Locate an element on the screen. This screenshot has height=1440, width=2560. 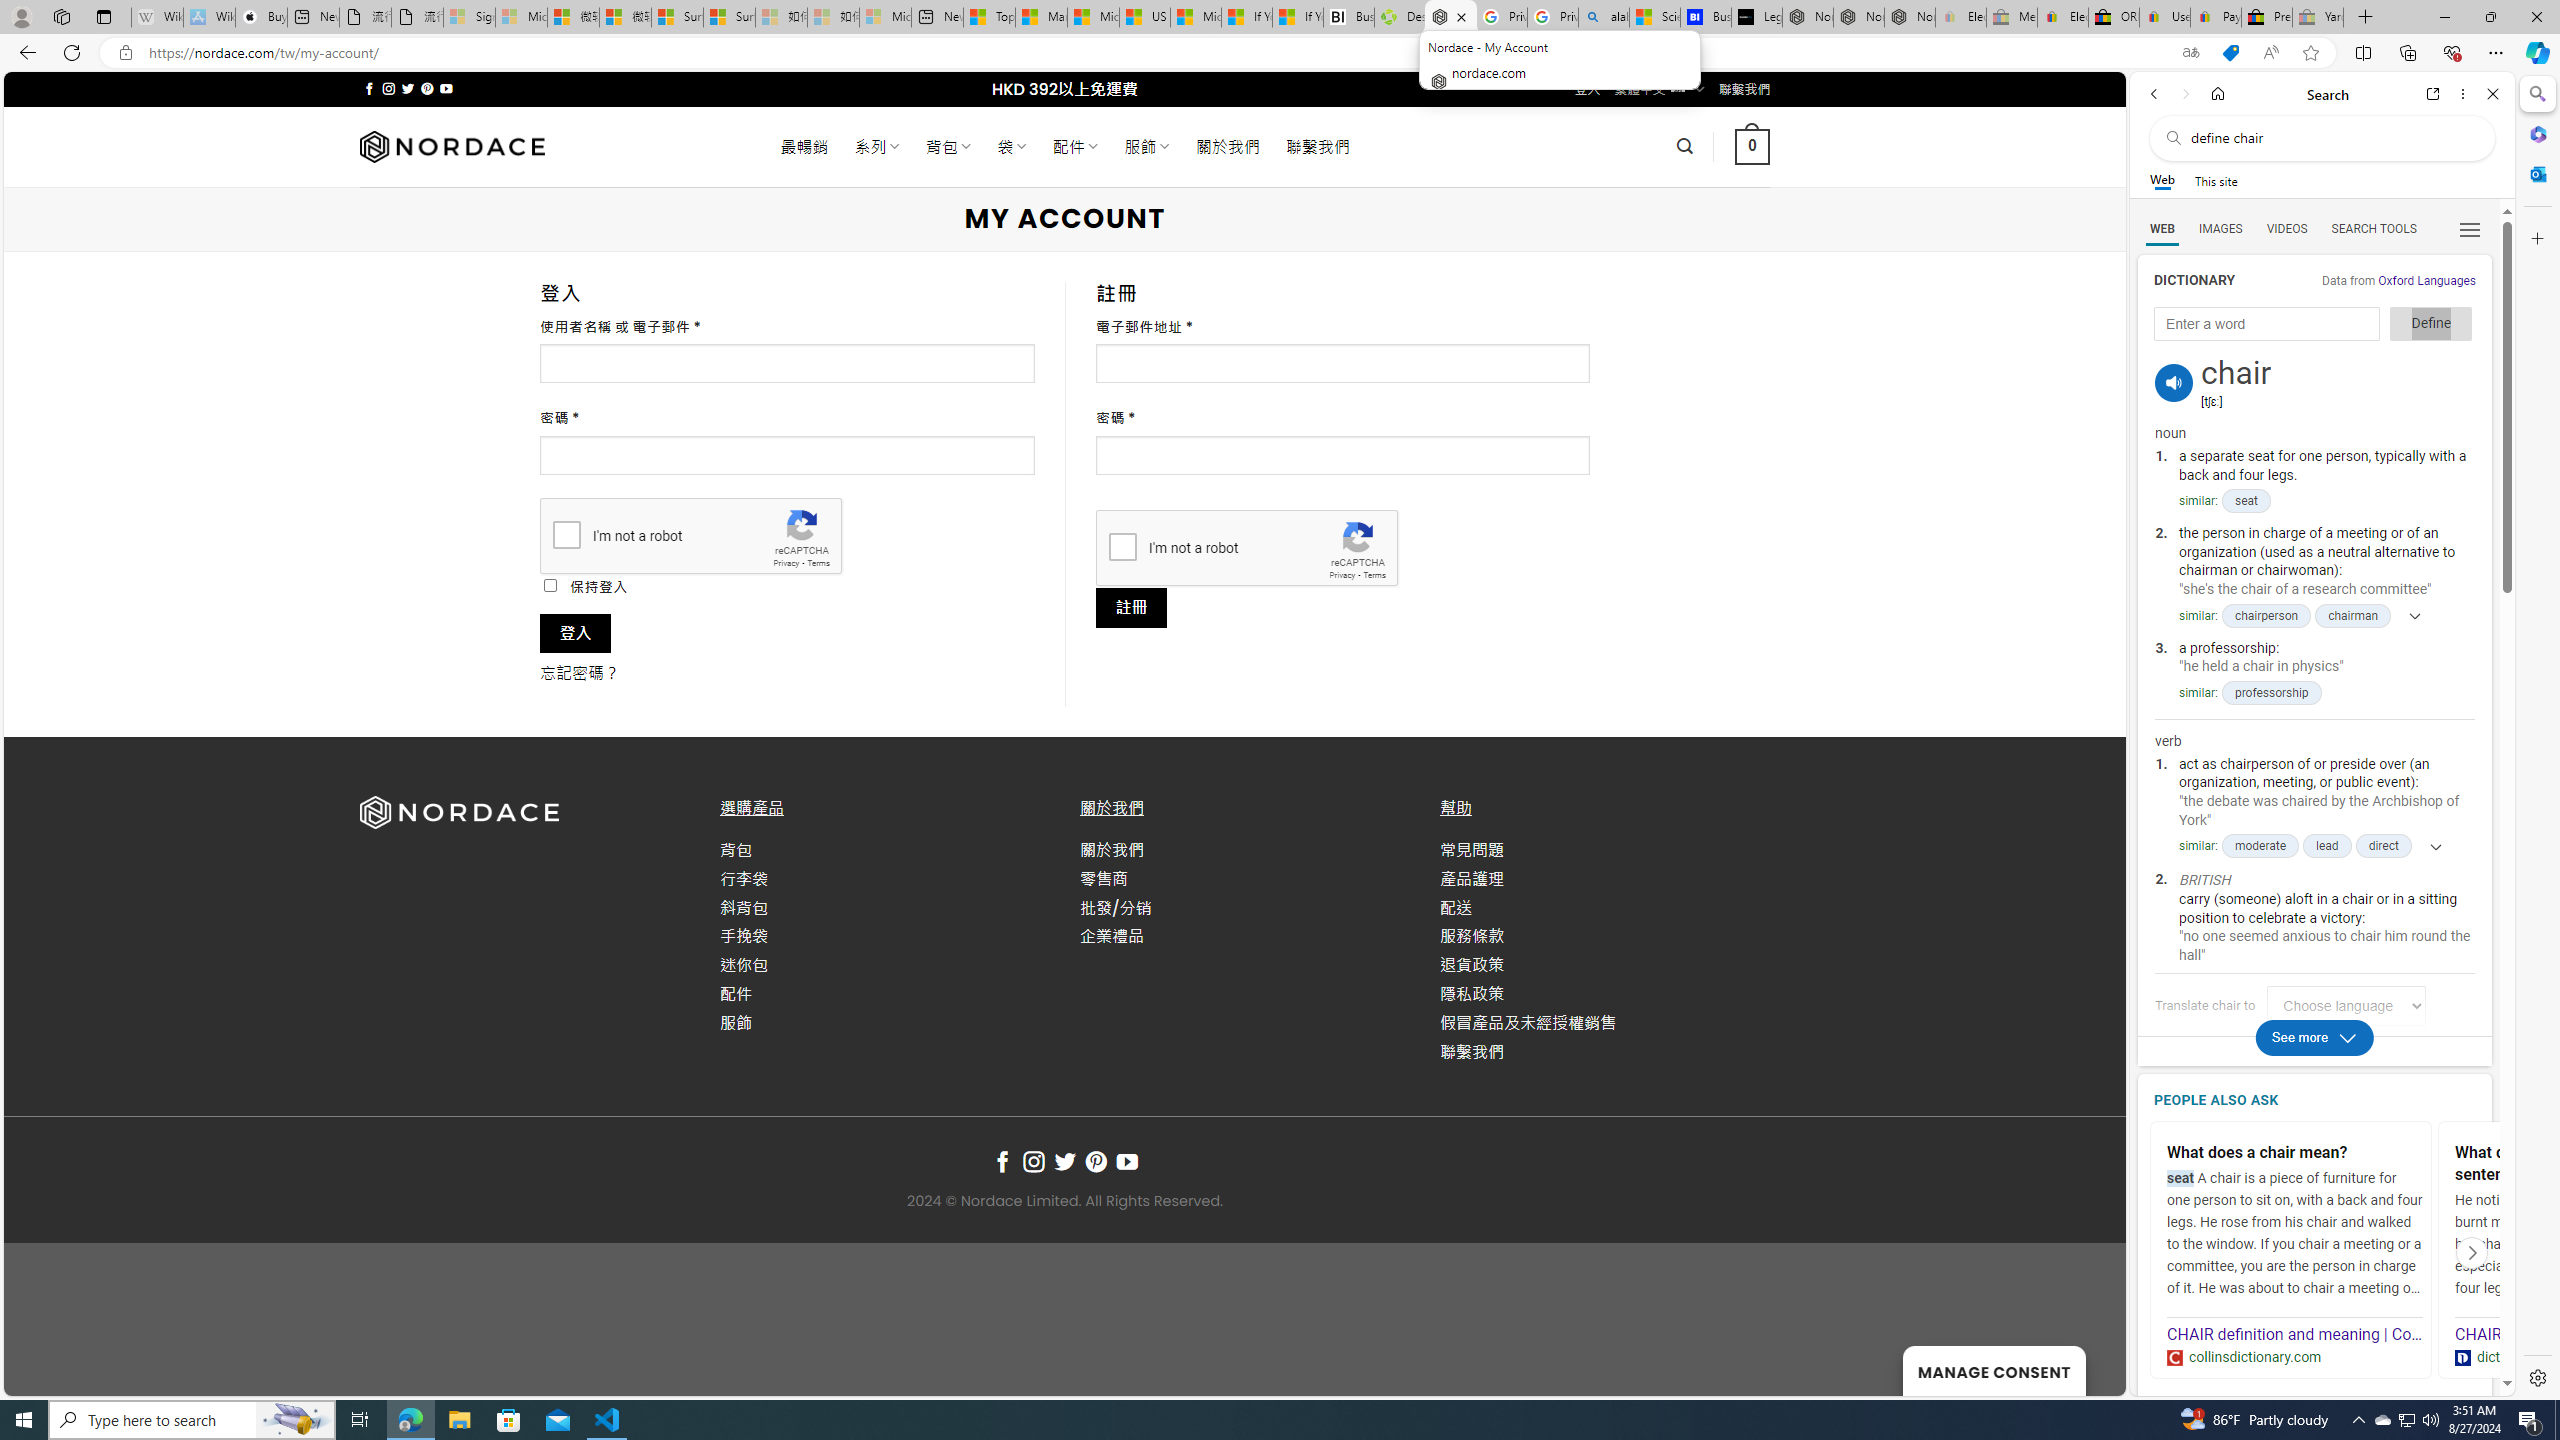
'direct' is located at coordinates (2382, 846).